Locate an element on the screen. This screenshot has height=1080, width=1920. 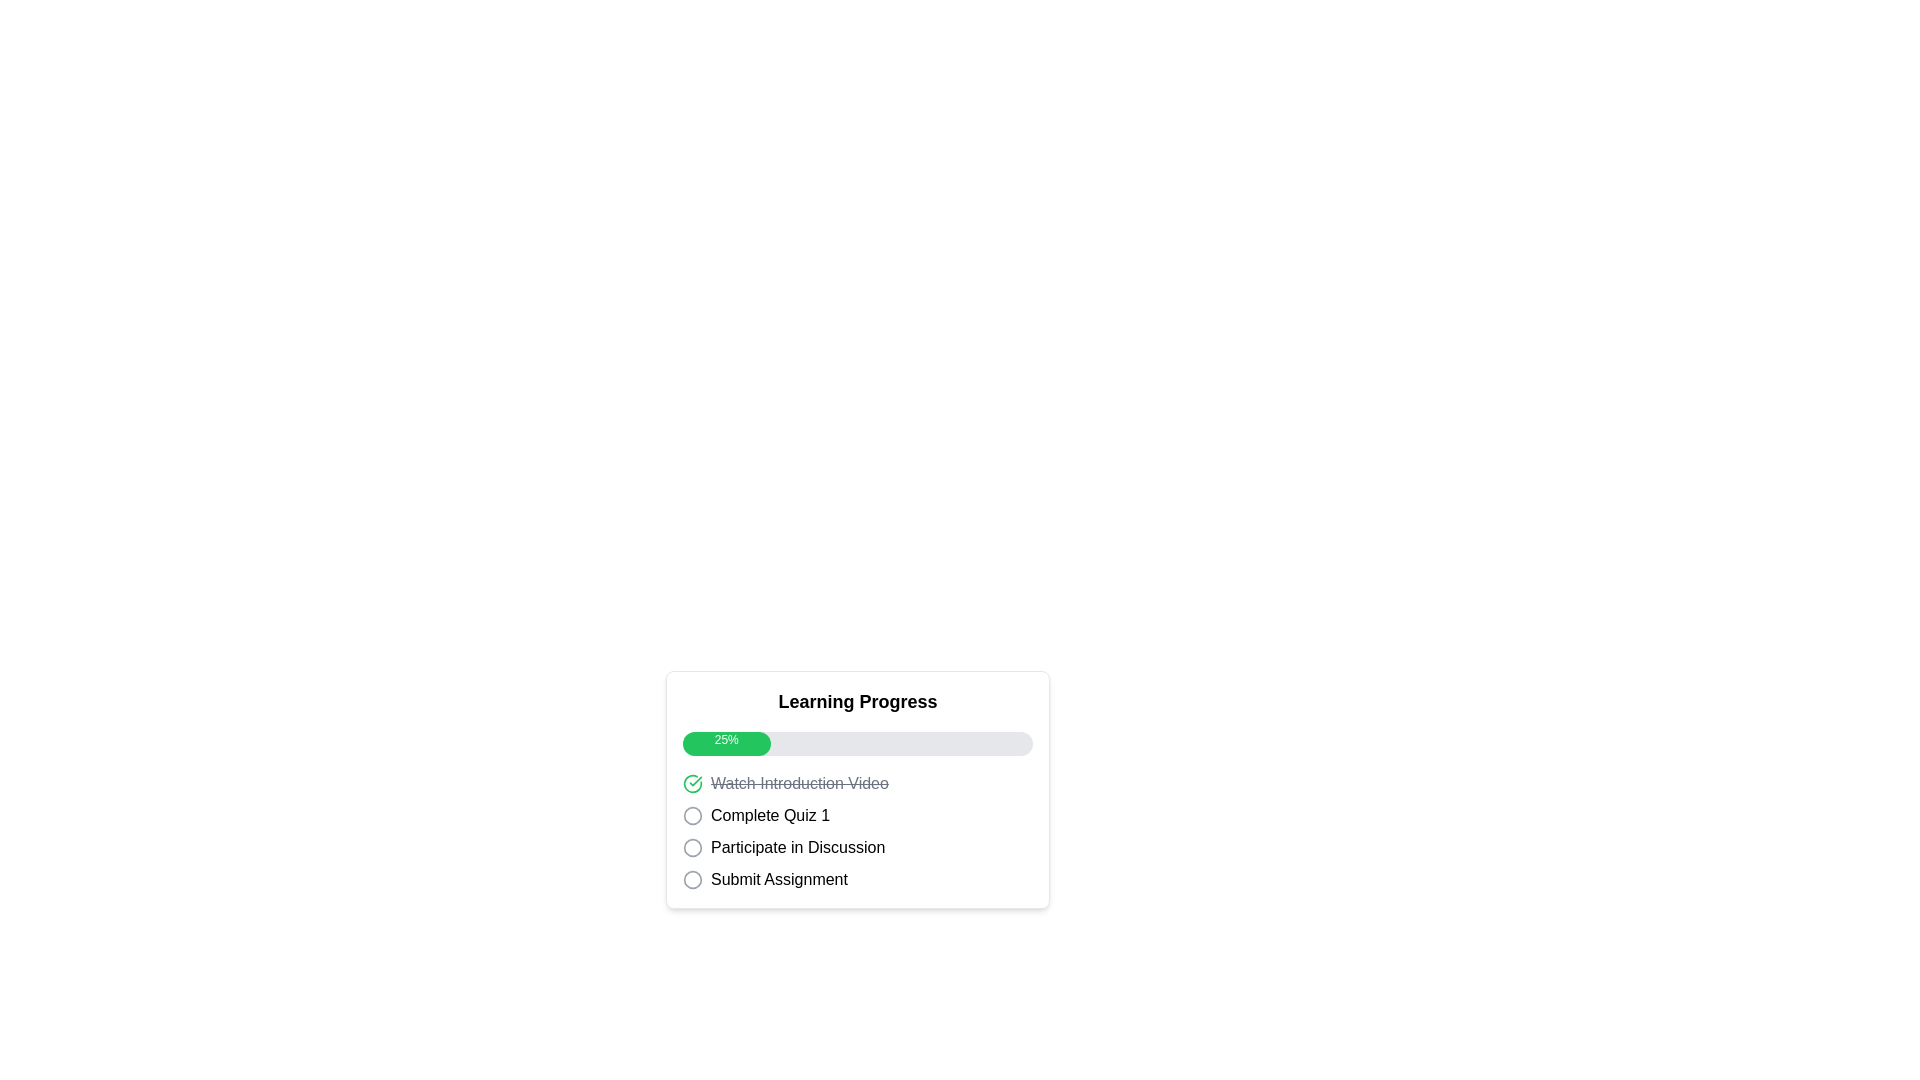
the completion status icon located directly to the left of the text 'Watch Introduction Video' in the task list is located at coordinates (692, 782).